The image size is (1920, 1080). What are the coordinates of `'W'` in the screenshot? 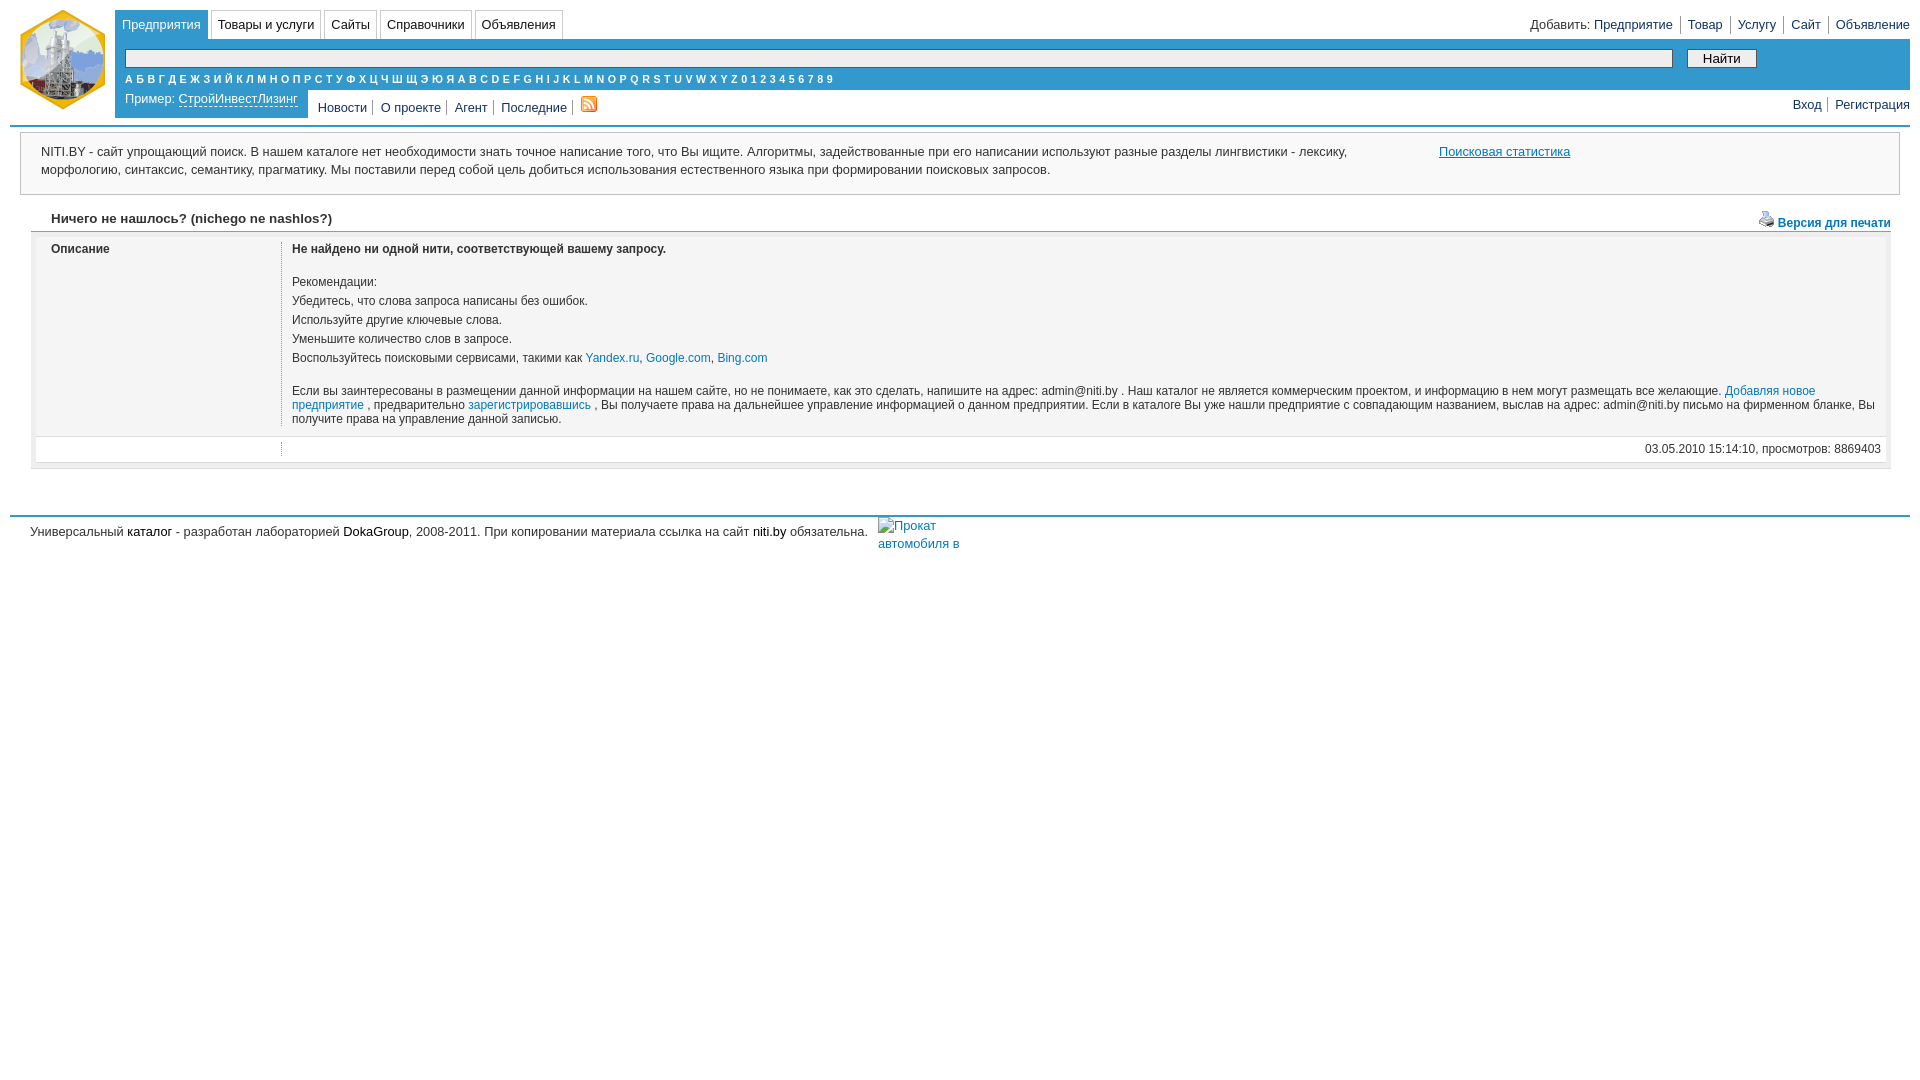 It's located at (700, 77).